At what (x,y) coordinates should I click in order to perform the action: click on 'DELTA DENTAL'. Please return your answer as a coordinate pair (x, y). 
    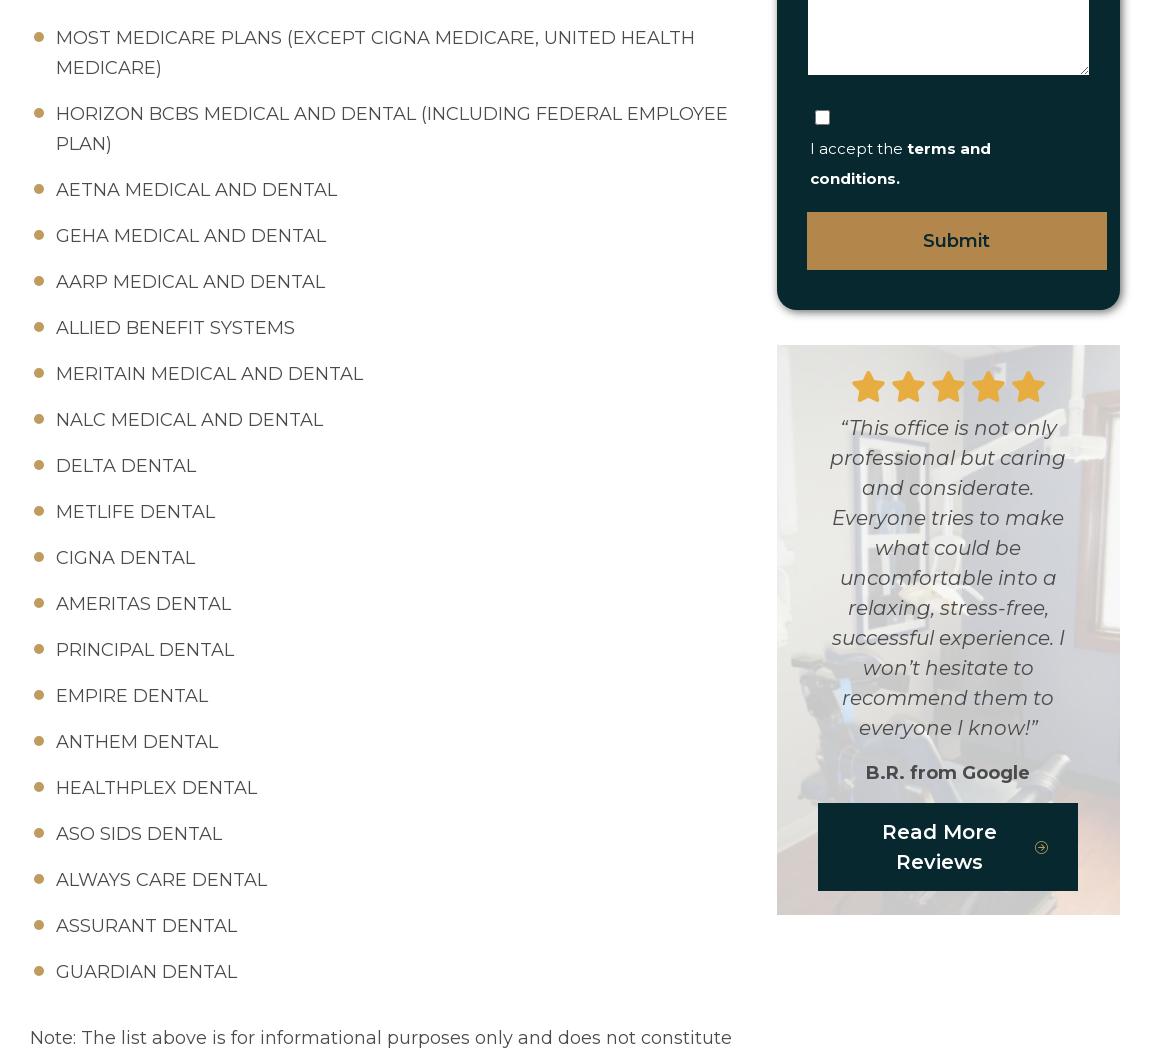
    Looking at the image, I should click on (125, 464).